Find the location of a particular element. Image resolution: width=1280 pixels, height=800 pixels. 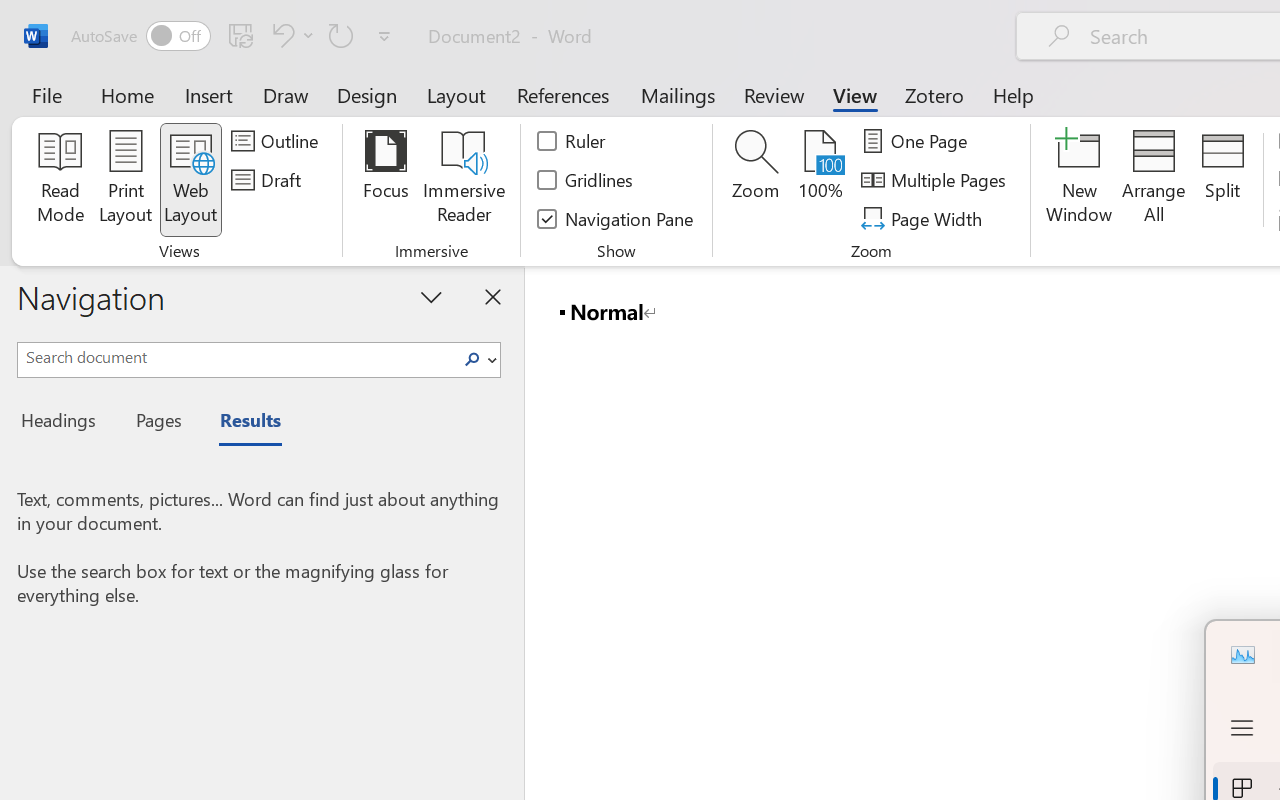

'Undo <ApplyStyleToDoc>b__0' is located at coordinates (279, 34).